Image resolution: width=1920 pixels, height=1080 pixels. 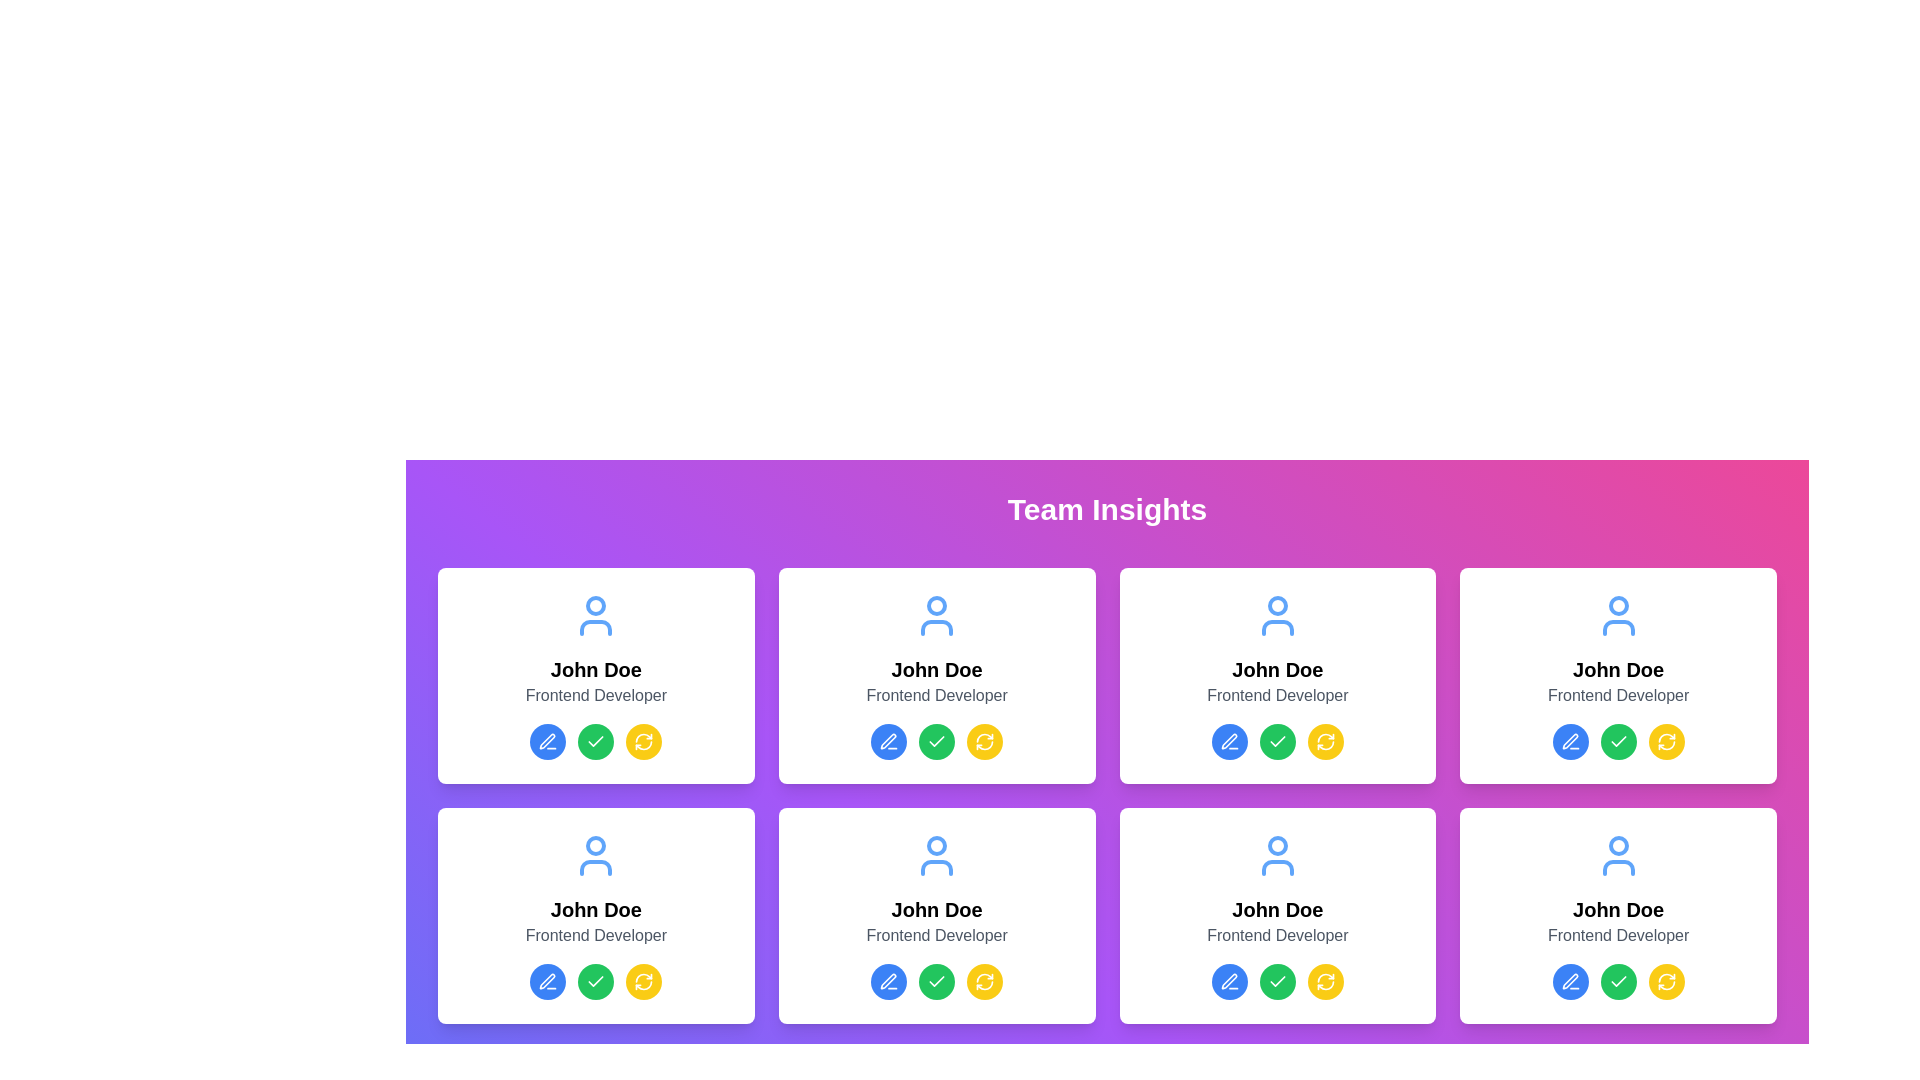 What do you see at coordinates (1276, 981) in the screenshot?
I see `the circular green button with a white checkmark icon located below the text 'John Doe' and 'Frontend Developer' to trigger a tooltip or effect` at bounding box center [1276, 981].